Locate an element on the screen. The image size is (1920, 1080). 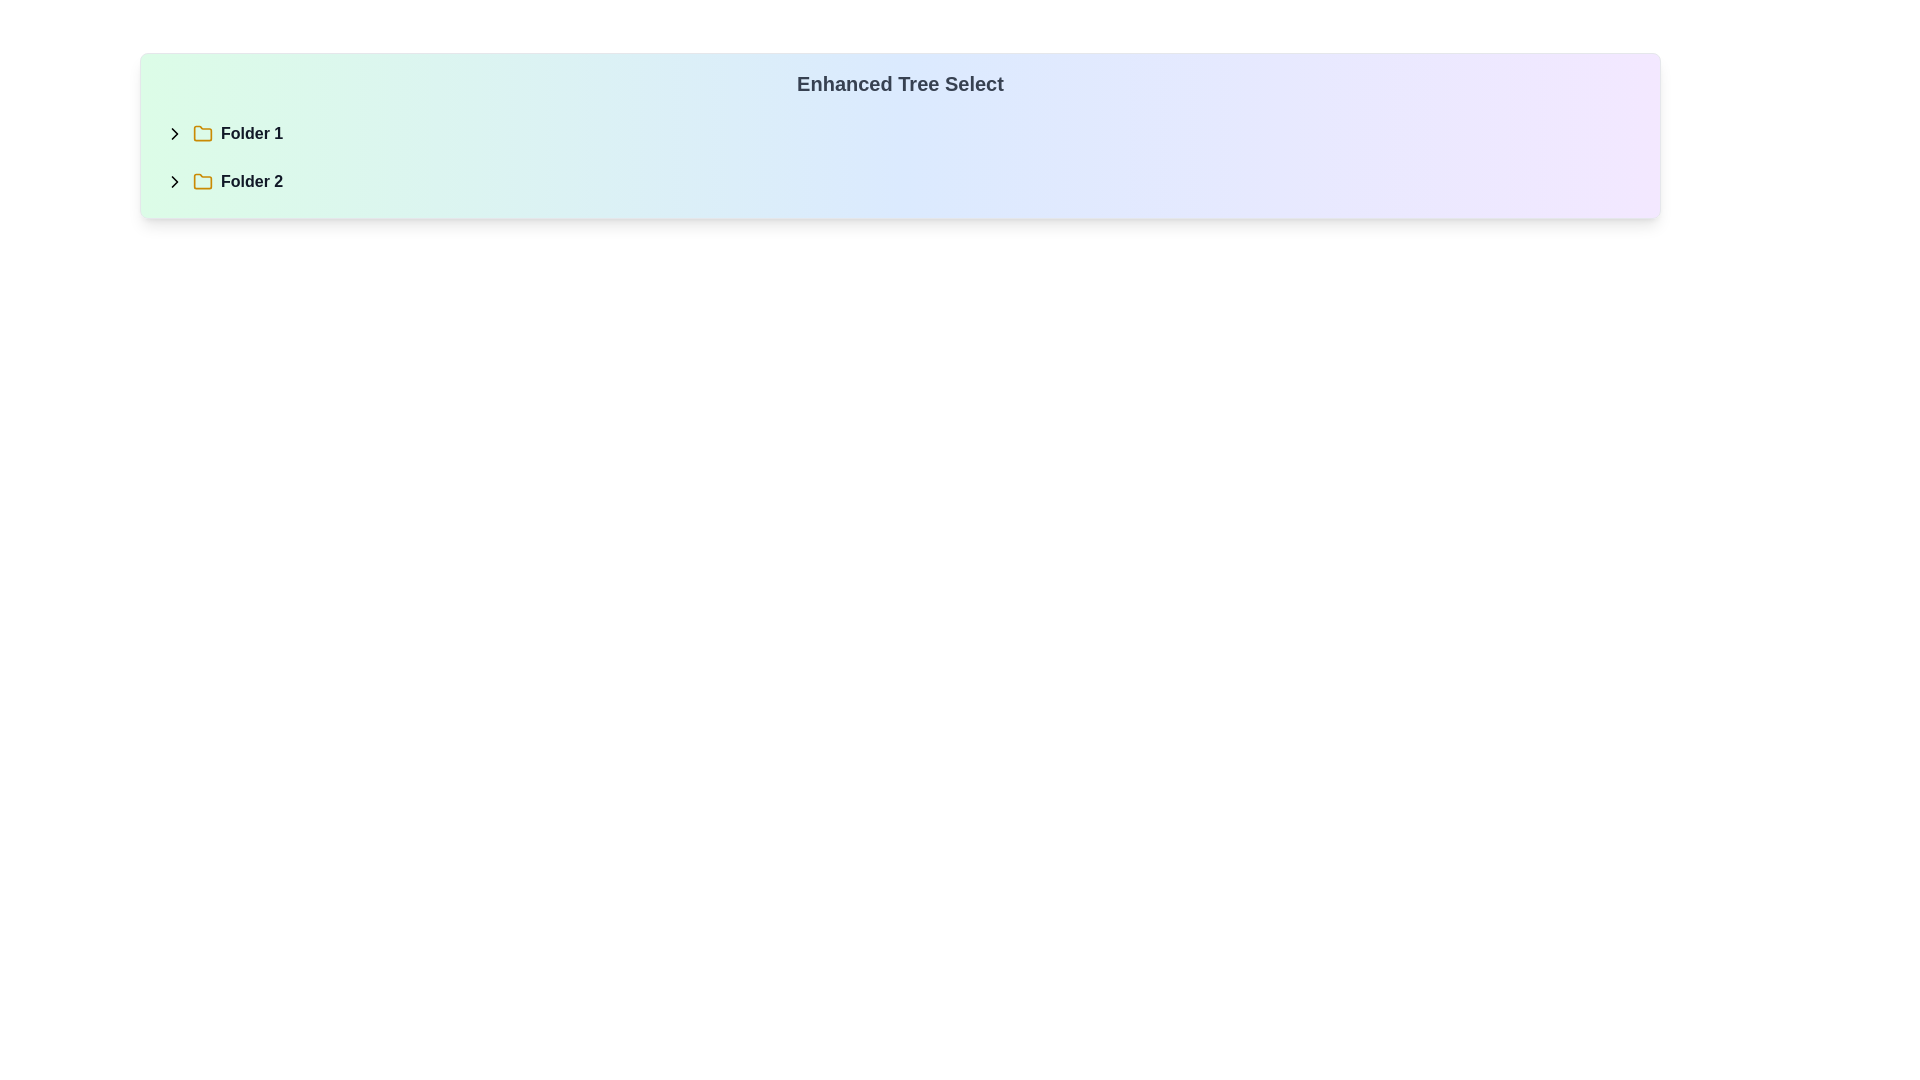
the text label for 'Folder 2' is located at coordinates (251, 181).